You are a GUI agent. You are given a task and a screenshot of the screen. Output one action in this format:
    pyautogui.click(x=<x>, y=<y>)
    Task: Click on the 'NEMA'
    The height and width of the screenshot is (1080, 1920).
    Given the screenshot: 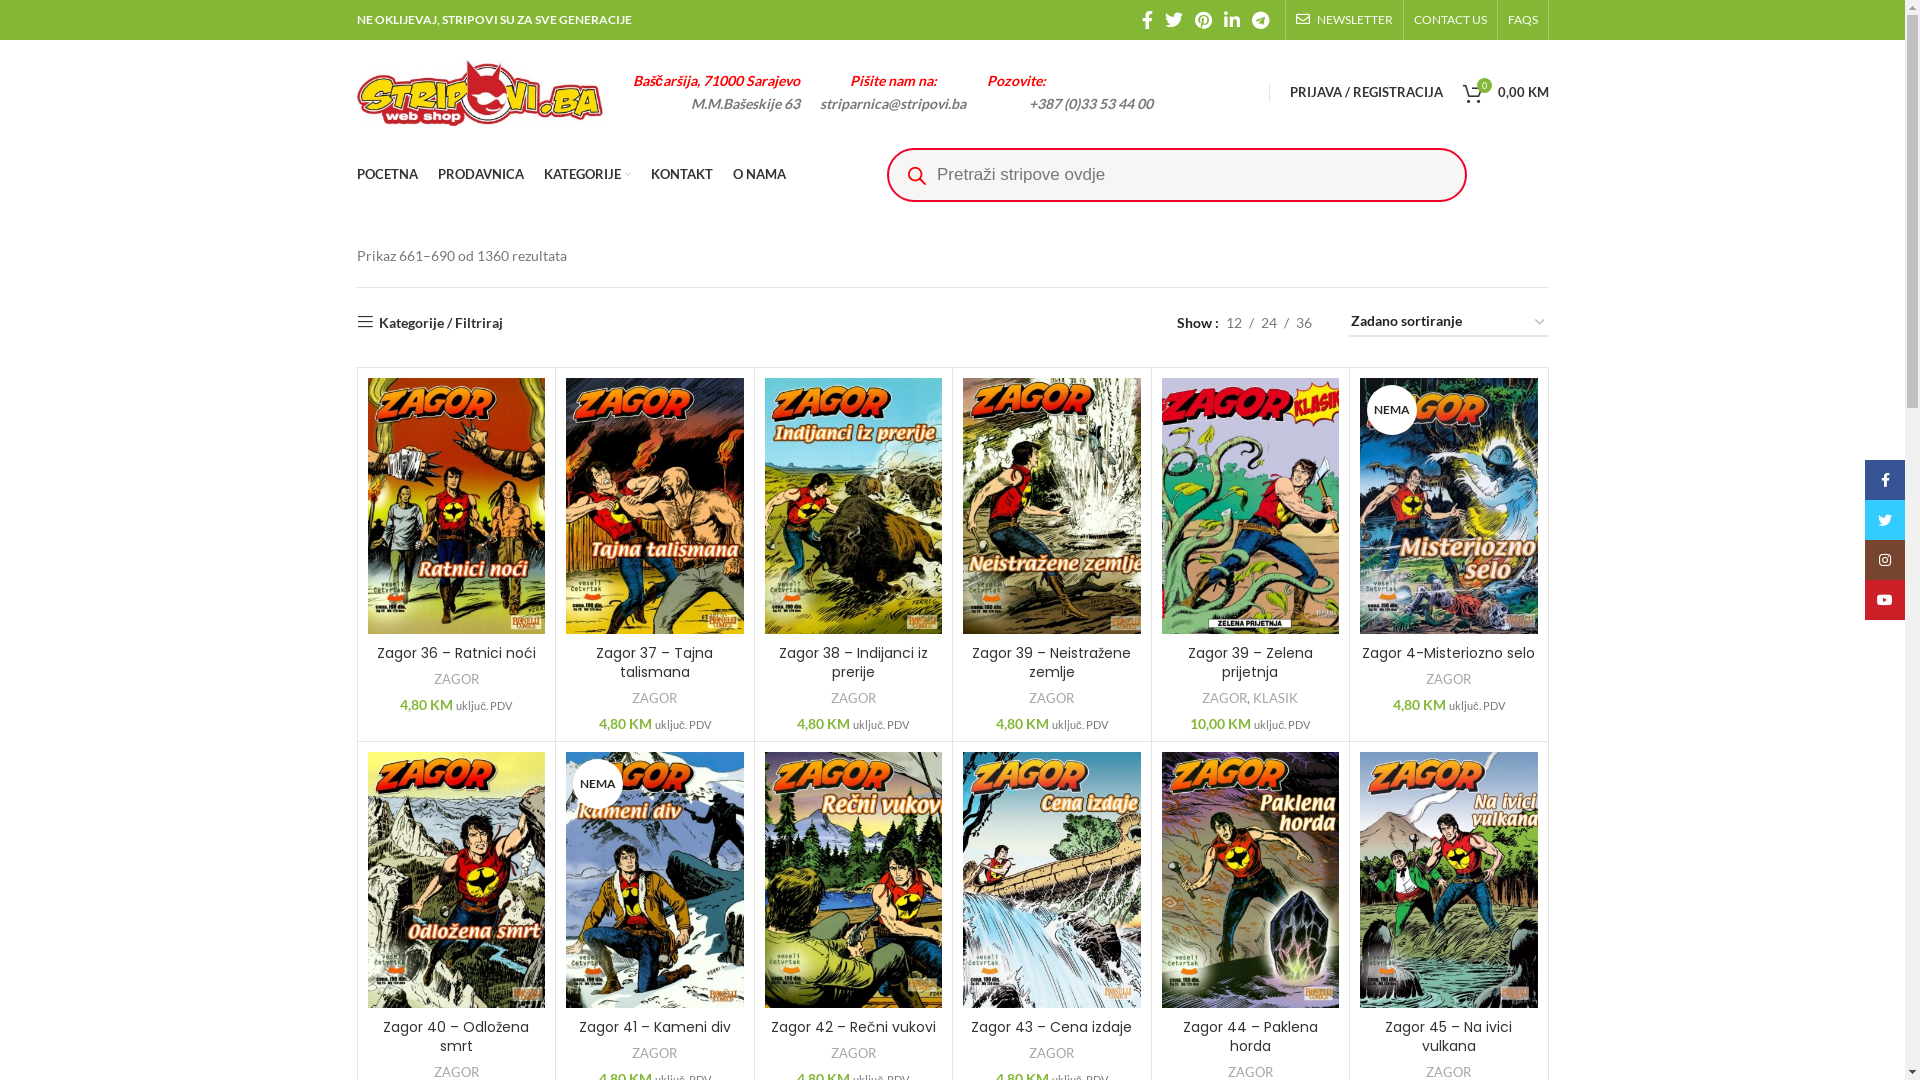 What is the action you would take?
    pyautogui.click(x=1449, y=504)
    